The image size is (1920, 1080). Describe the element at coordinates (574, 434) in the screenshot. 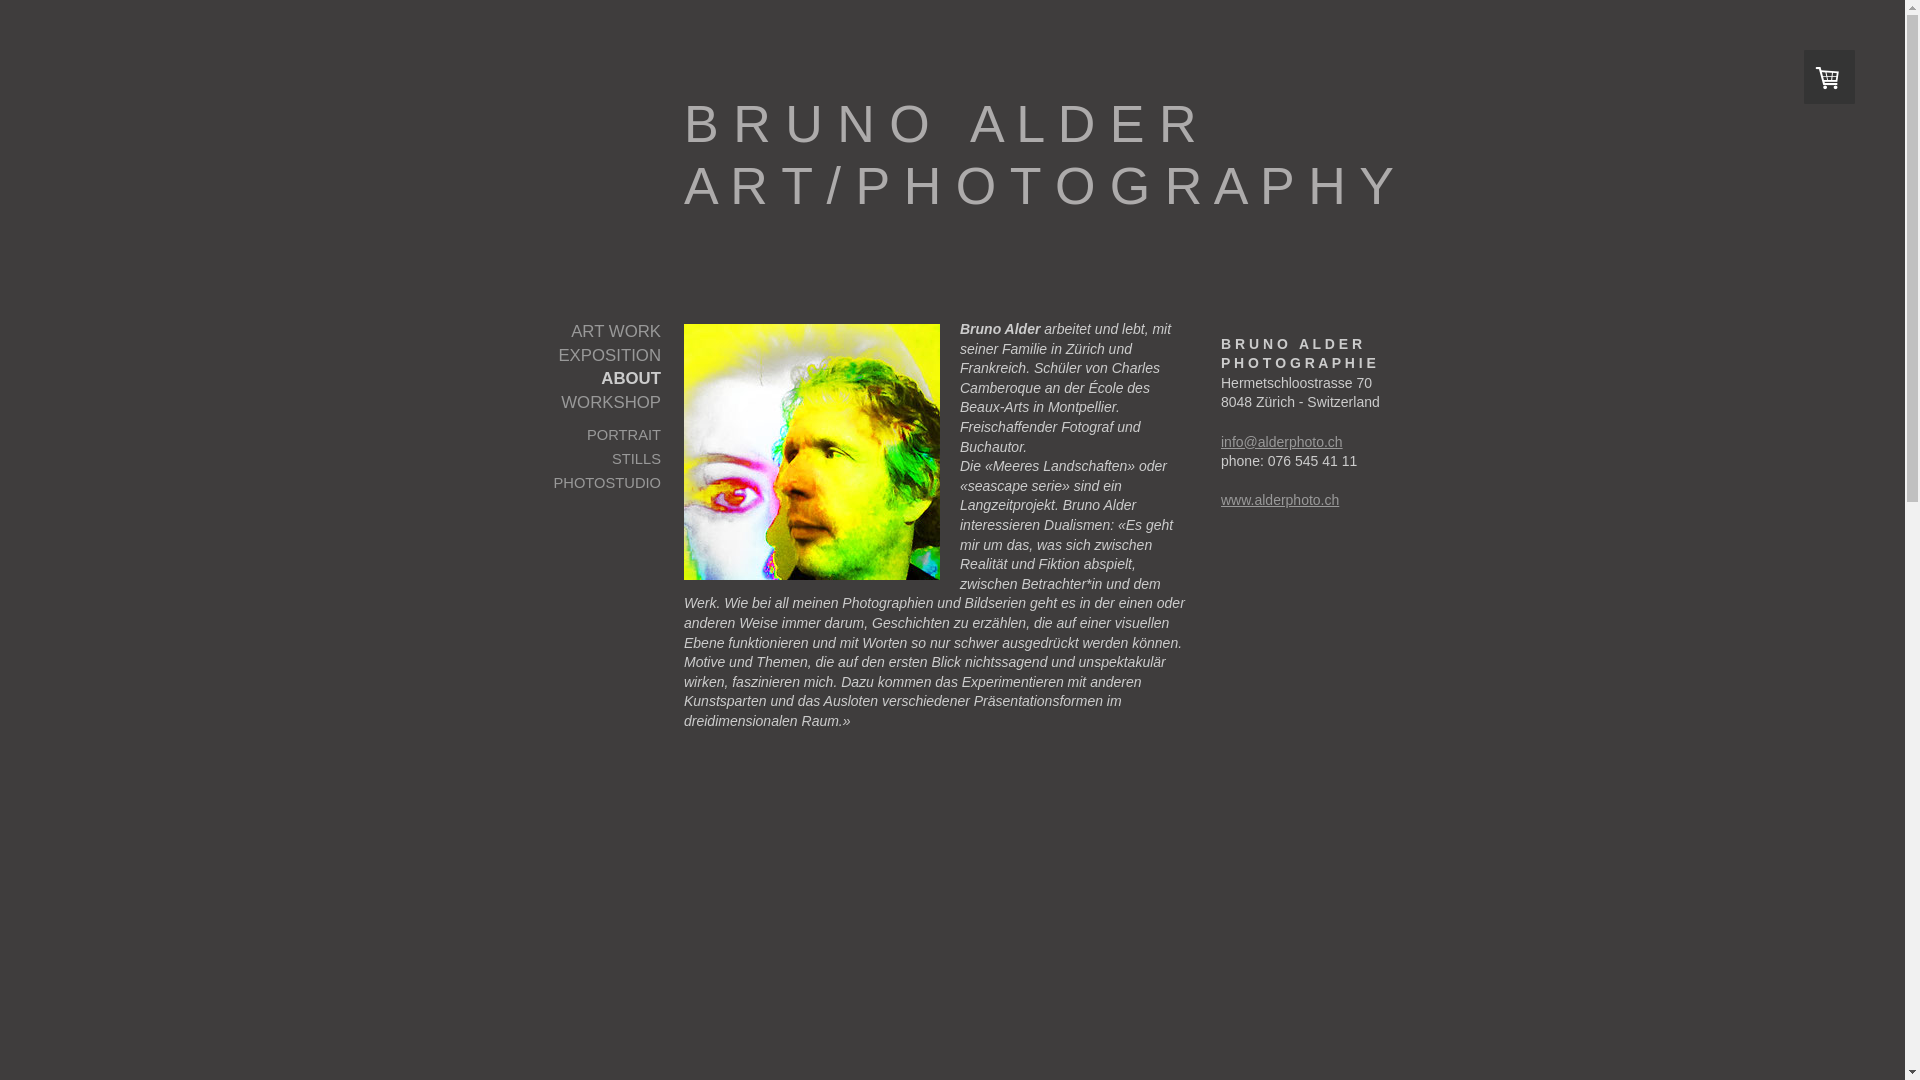

I see `'PORTRAIT'` at that location.